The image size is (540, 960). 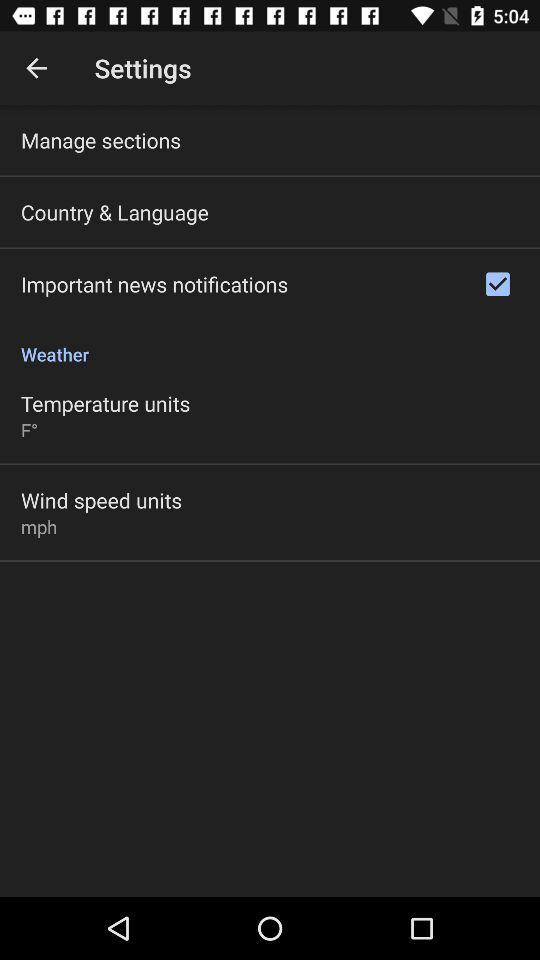 I want to click on item below country & language icon, so click(x=153, y=283).